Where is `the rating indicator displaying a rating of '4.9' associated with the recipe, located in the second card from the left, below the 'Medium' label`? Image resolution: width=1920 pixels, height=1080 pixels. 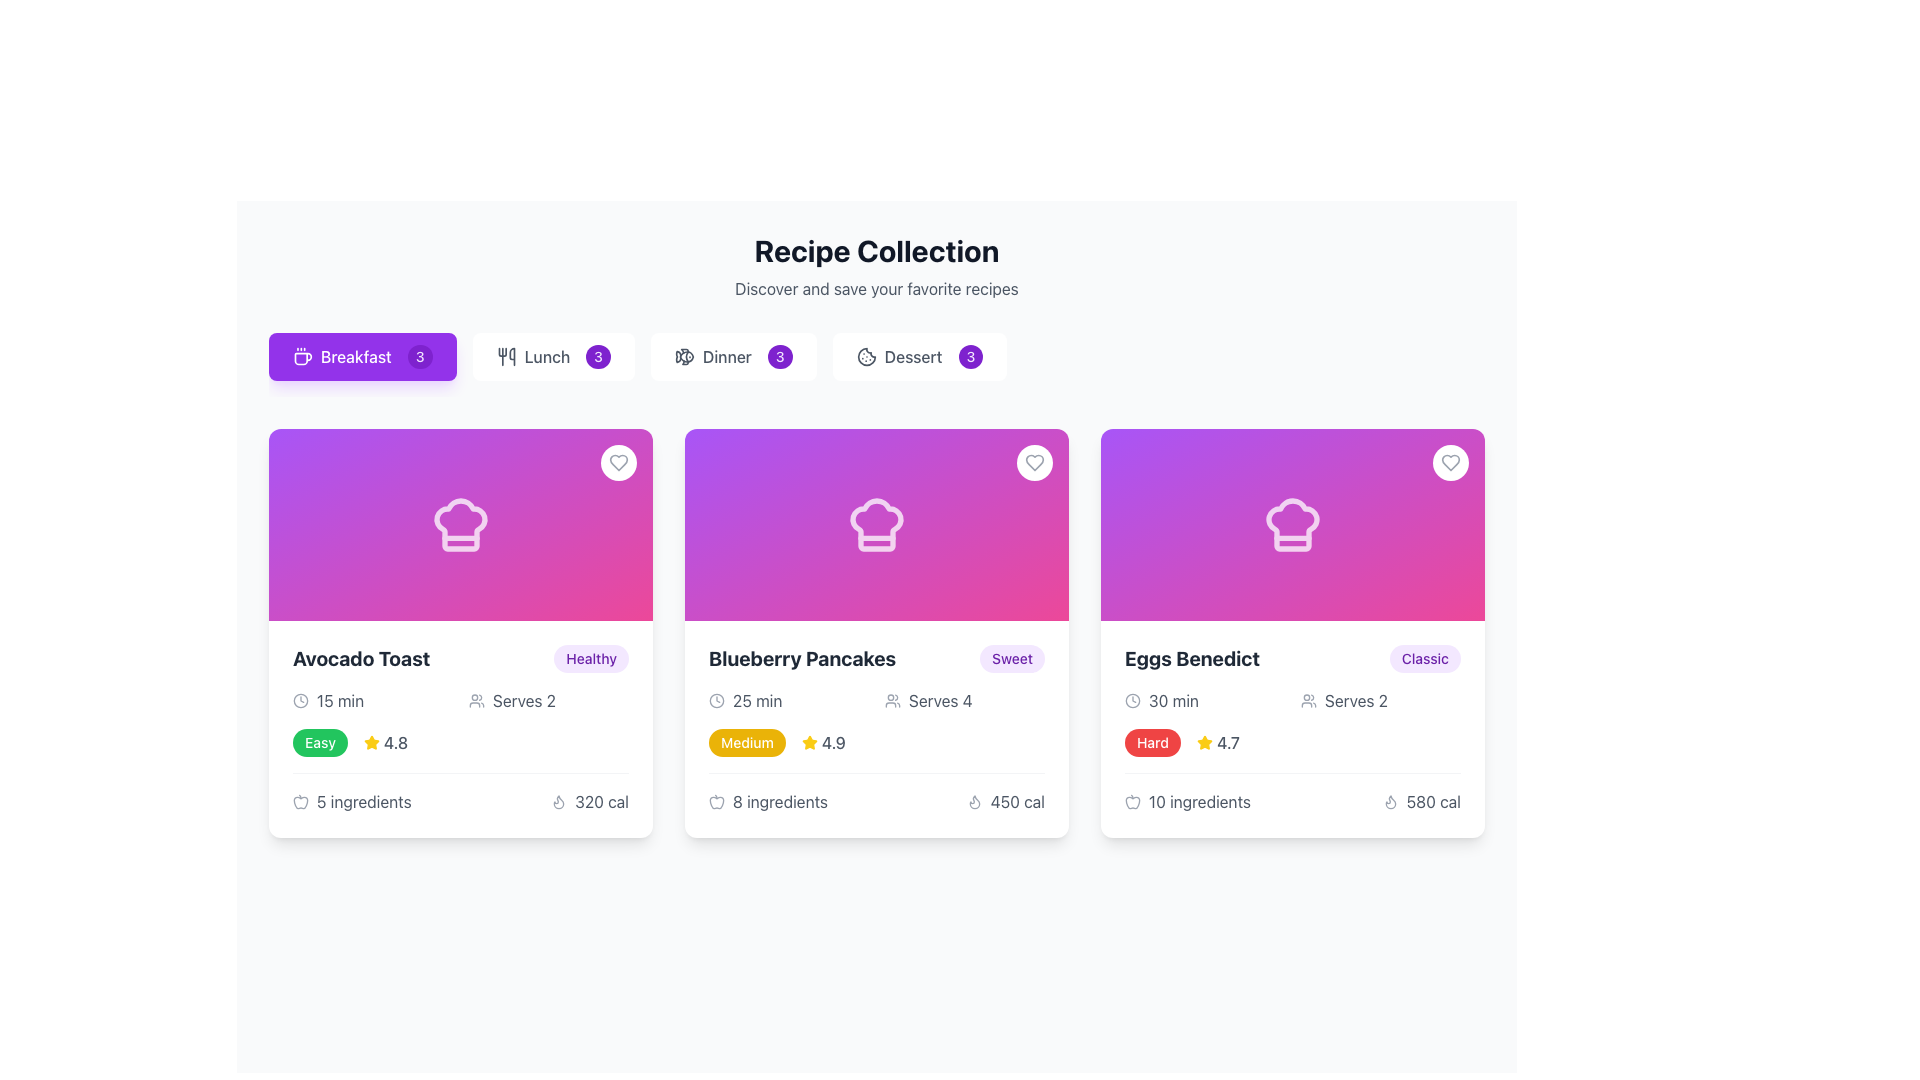
the rating indicator displaying a rating of '4.9' associated with the recipe, located in the second card from the left, below the 'Medium' label is located at coordinates (823, 743).